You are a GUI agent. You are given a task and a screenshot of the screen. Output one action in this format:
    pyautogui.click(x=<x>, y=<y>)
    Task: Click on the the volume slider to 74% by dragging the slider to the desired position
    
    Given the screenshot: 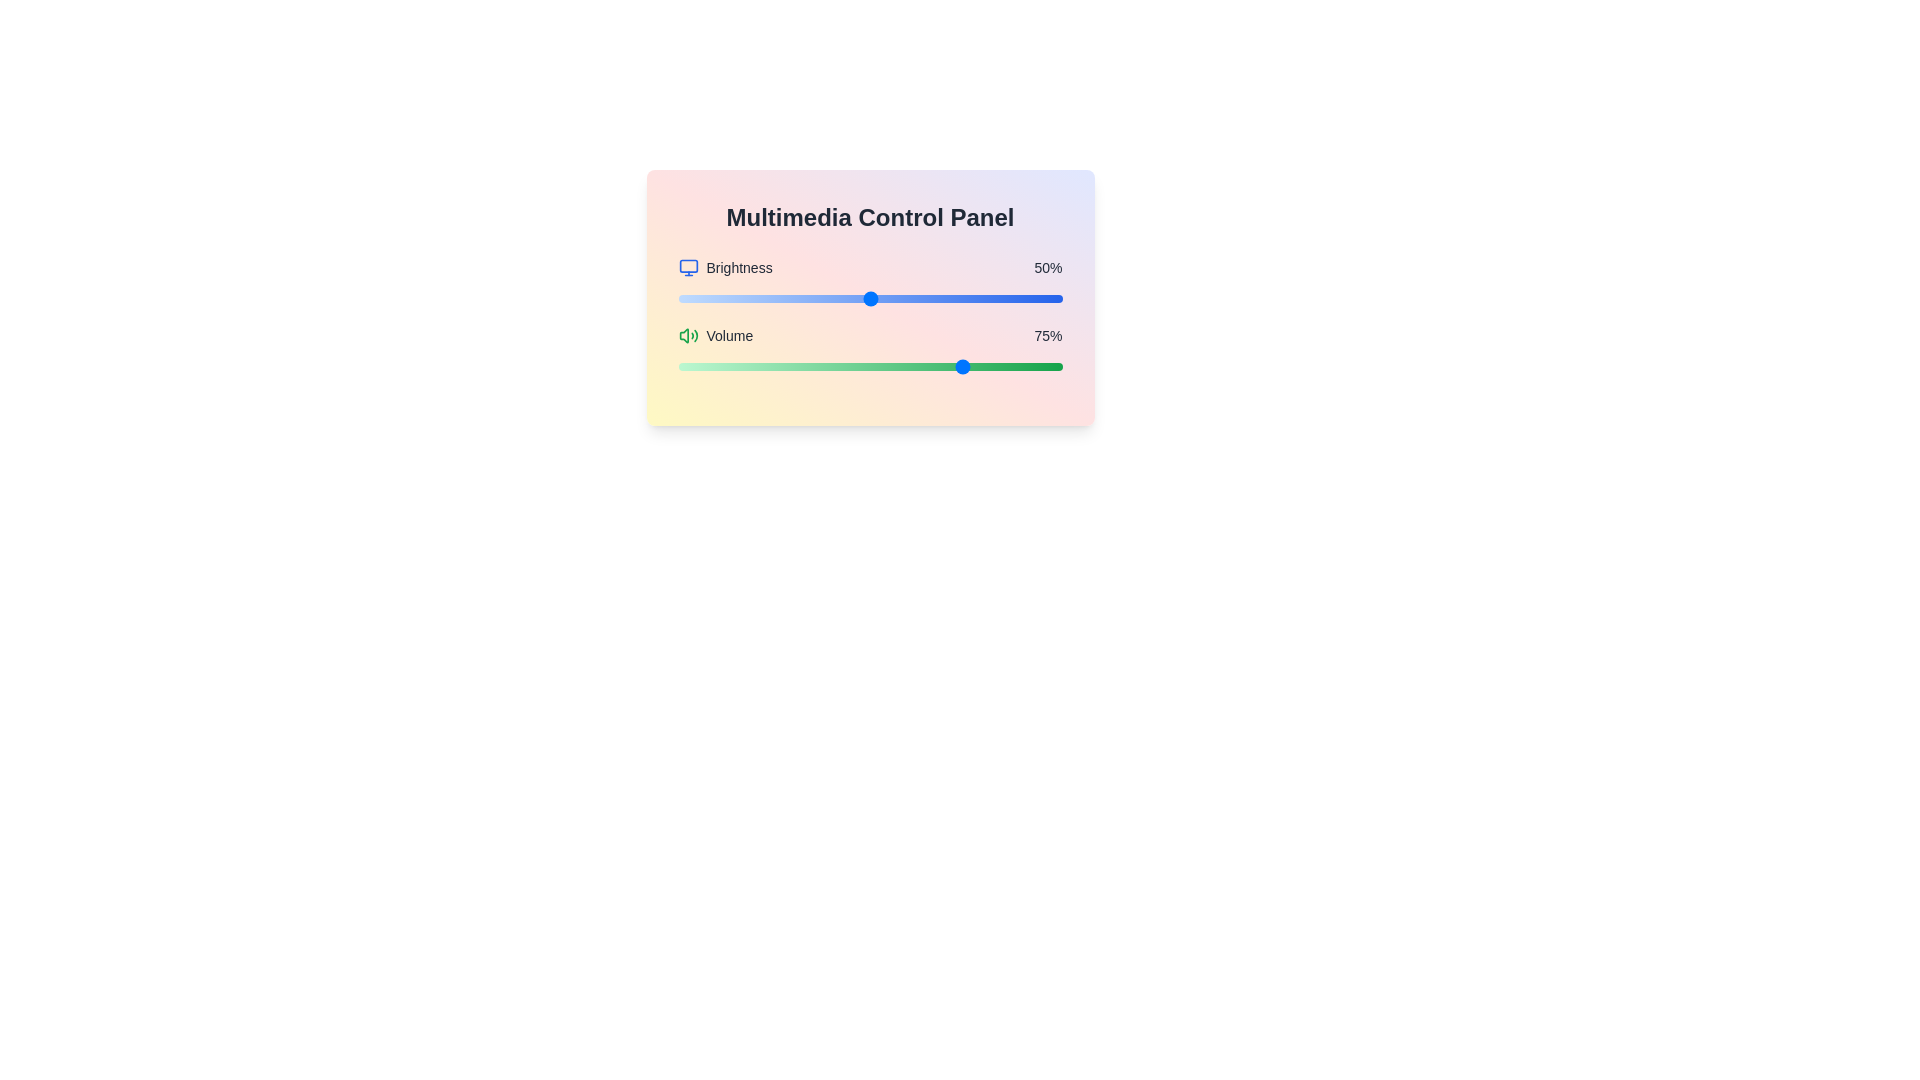 What is the action you would take?
    pyautogui.click(x=962, y=366)
    